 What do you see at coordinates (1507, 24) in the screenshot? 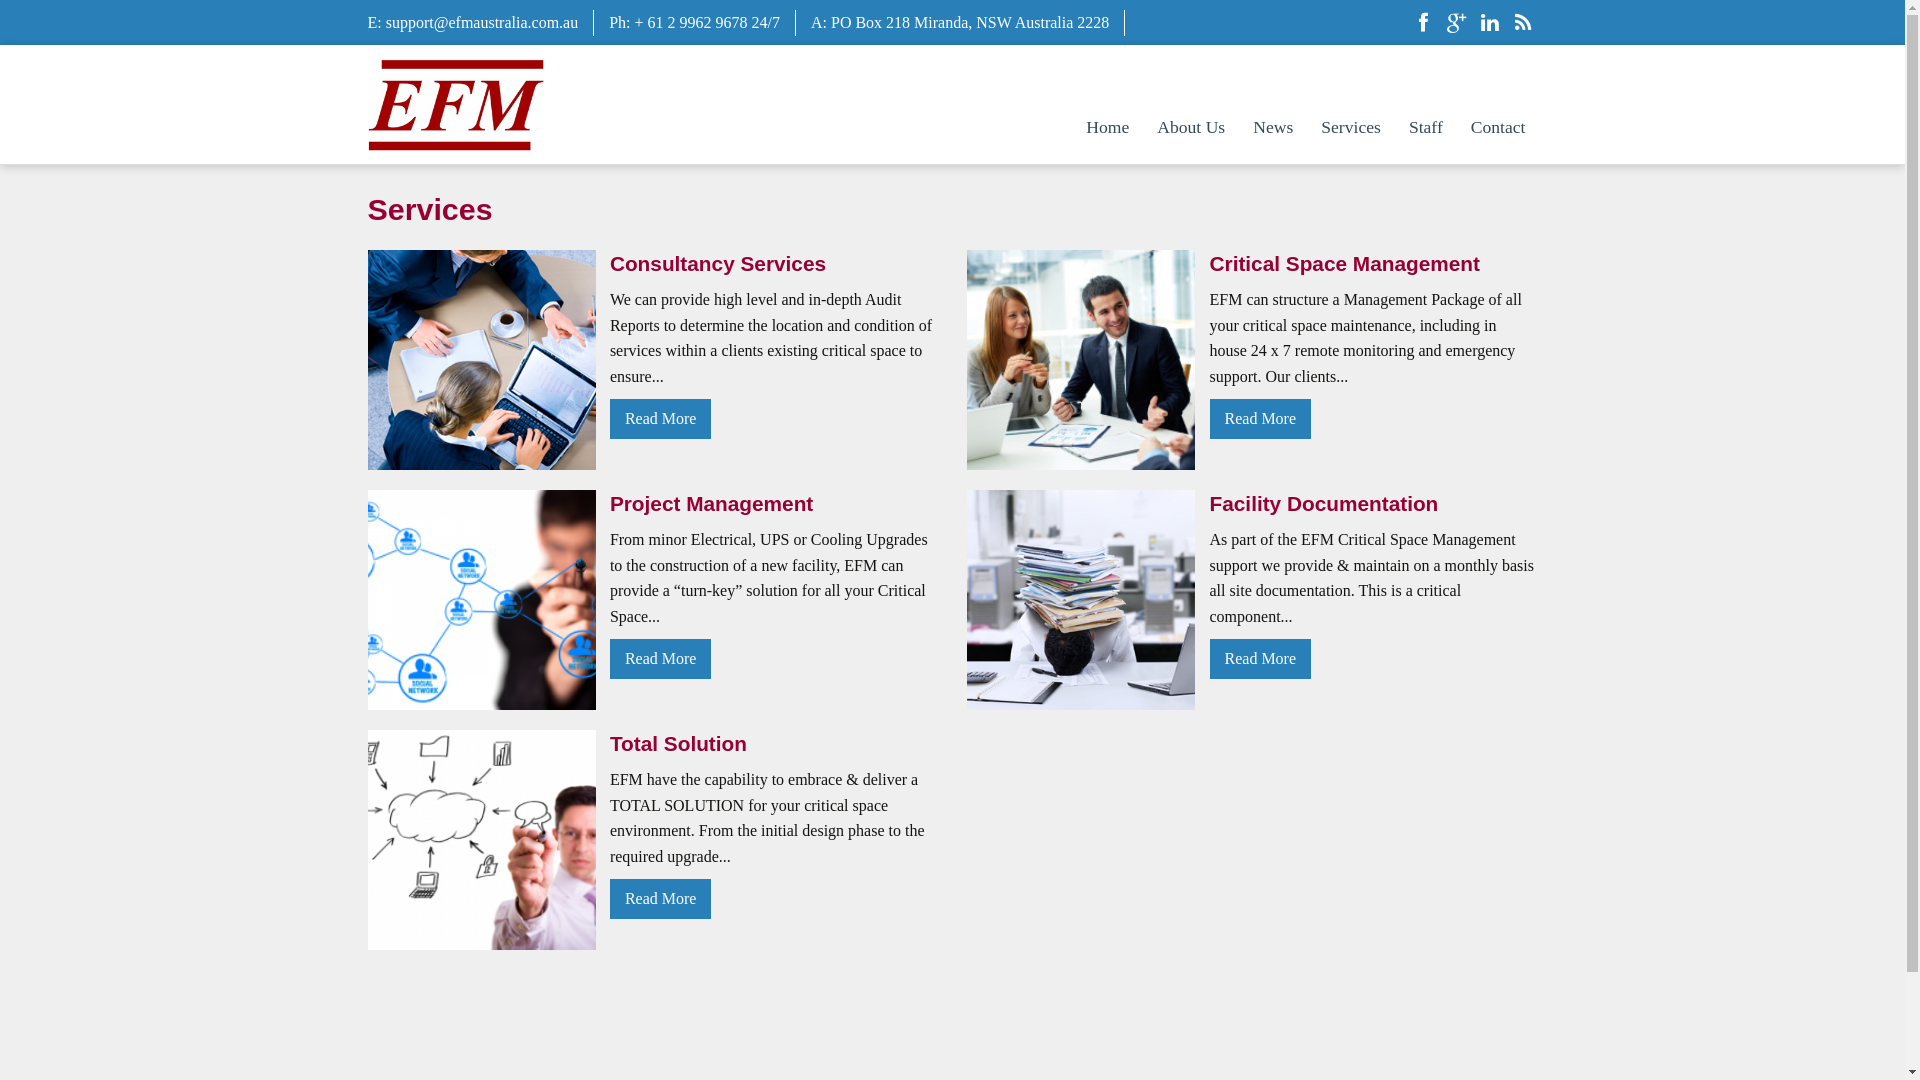
I see `'Read Our RSS Feed'` at bounding box center [1507, 24].